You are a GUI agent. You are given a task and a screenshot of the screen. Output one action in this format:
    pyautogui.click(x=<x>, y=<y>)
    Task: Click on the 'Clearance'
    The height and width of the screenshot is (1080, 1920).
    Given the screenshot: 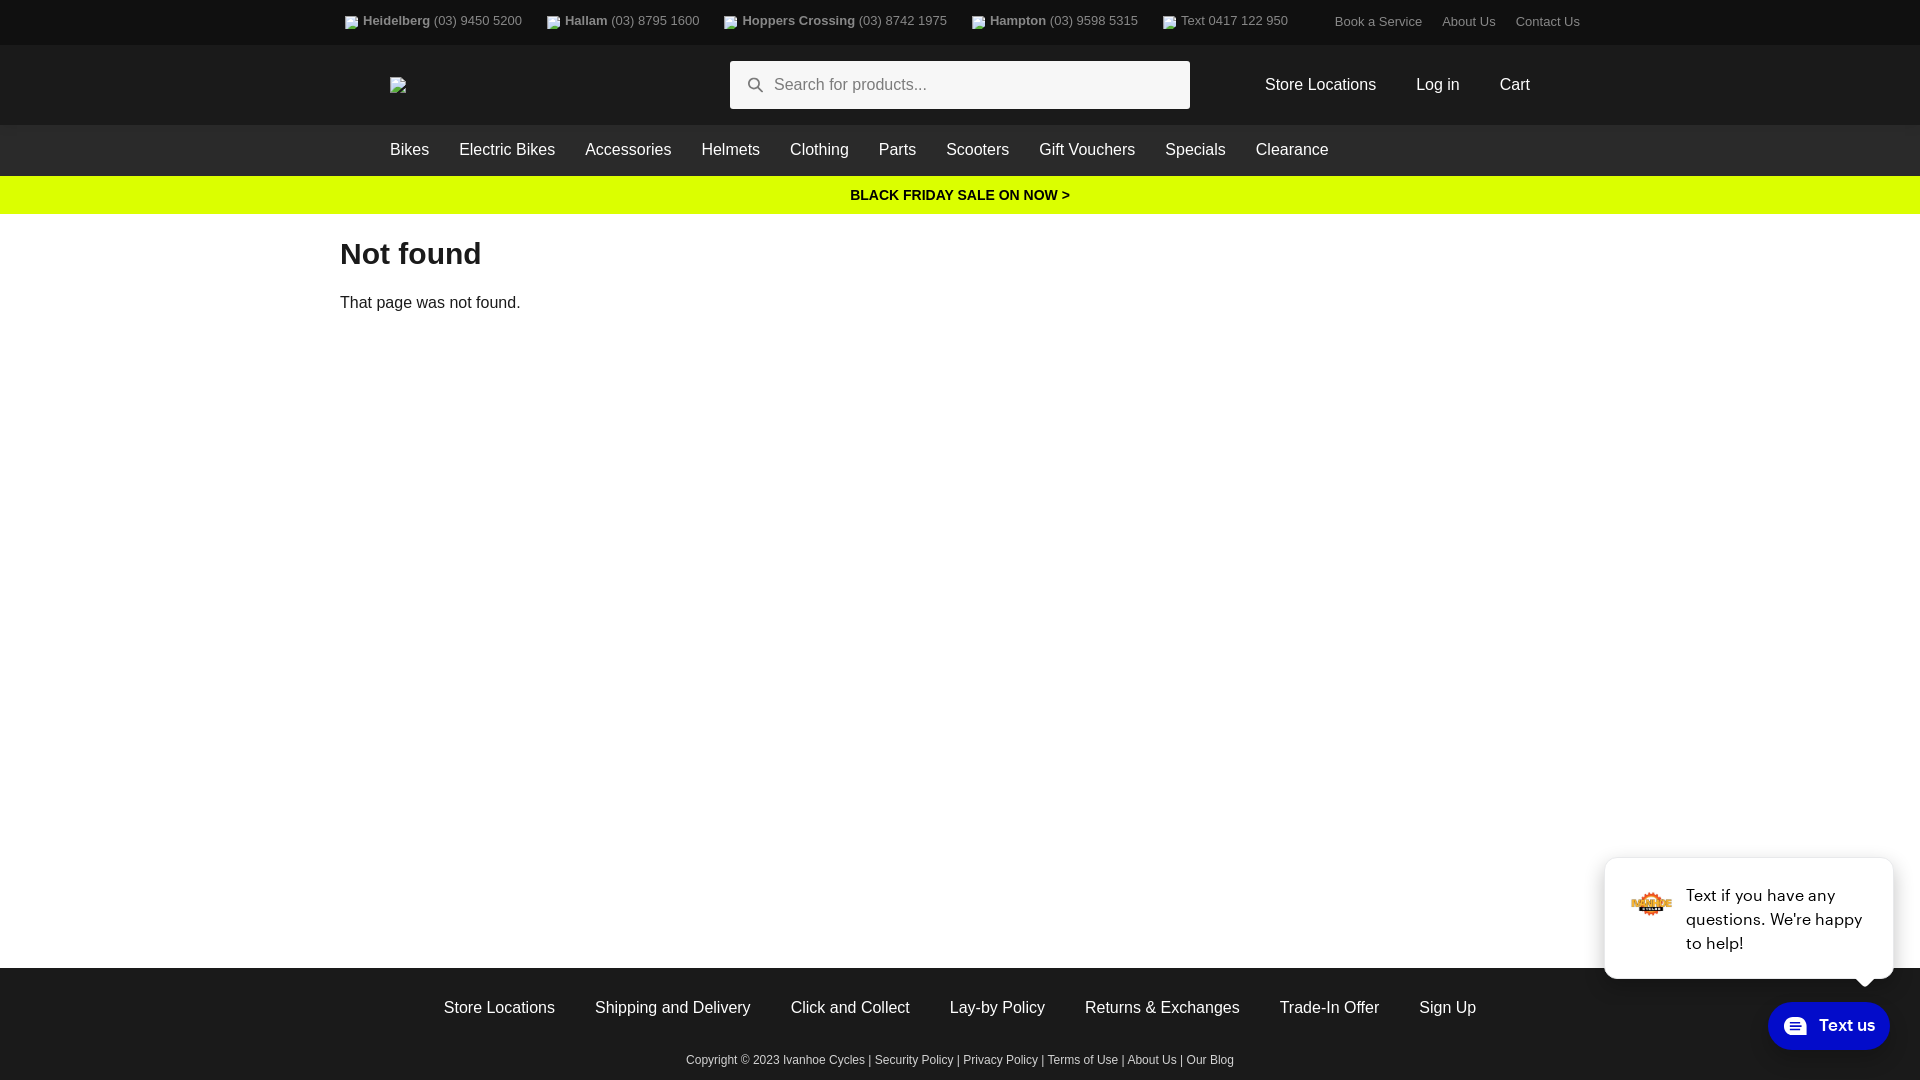 What is the action you would take?
    pyautogui.click(x=1240, y=149)
    